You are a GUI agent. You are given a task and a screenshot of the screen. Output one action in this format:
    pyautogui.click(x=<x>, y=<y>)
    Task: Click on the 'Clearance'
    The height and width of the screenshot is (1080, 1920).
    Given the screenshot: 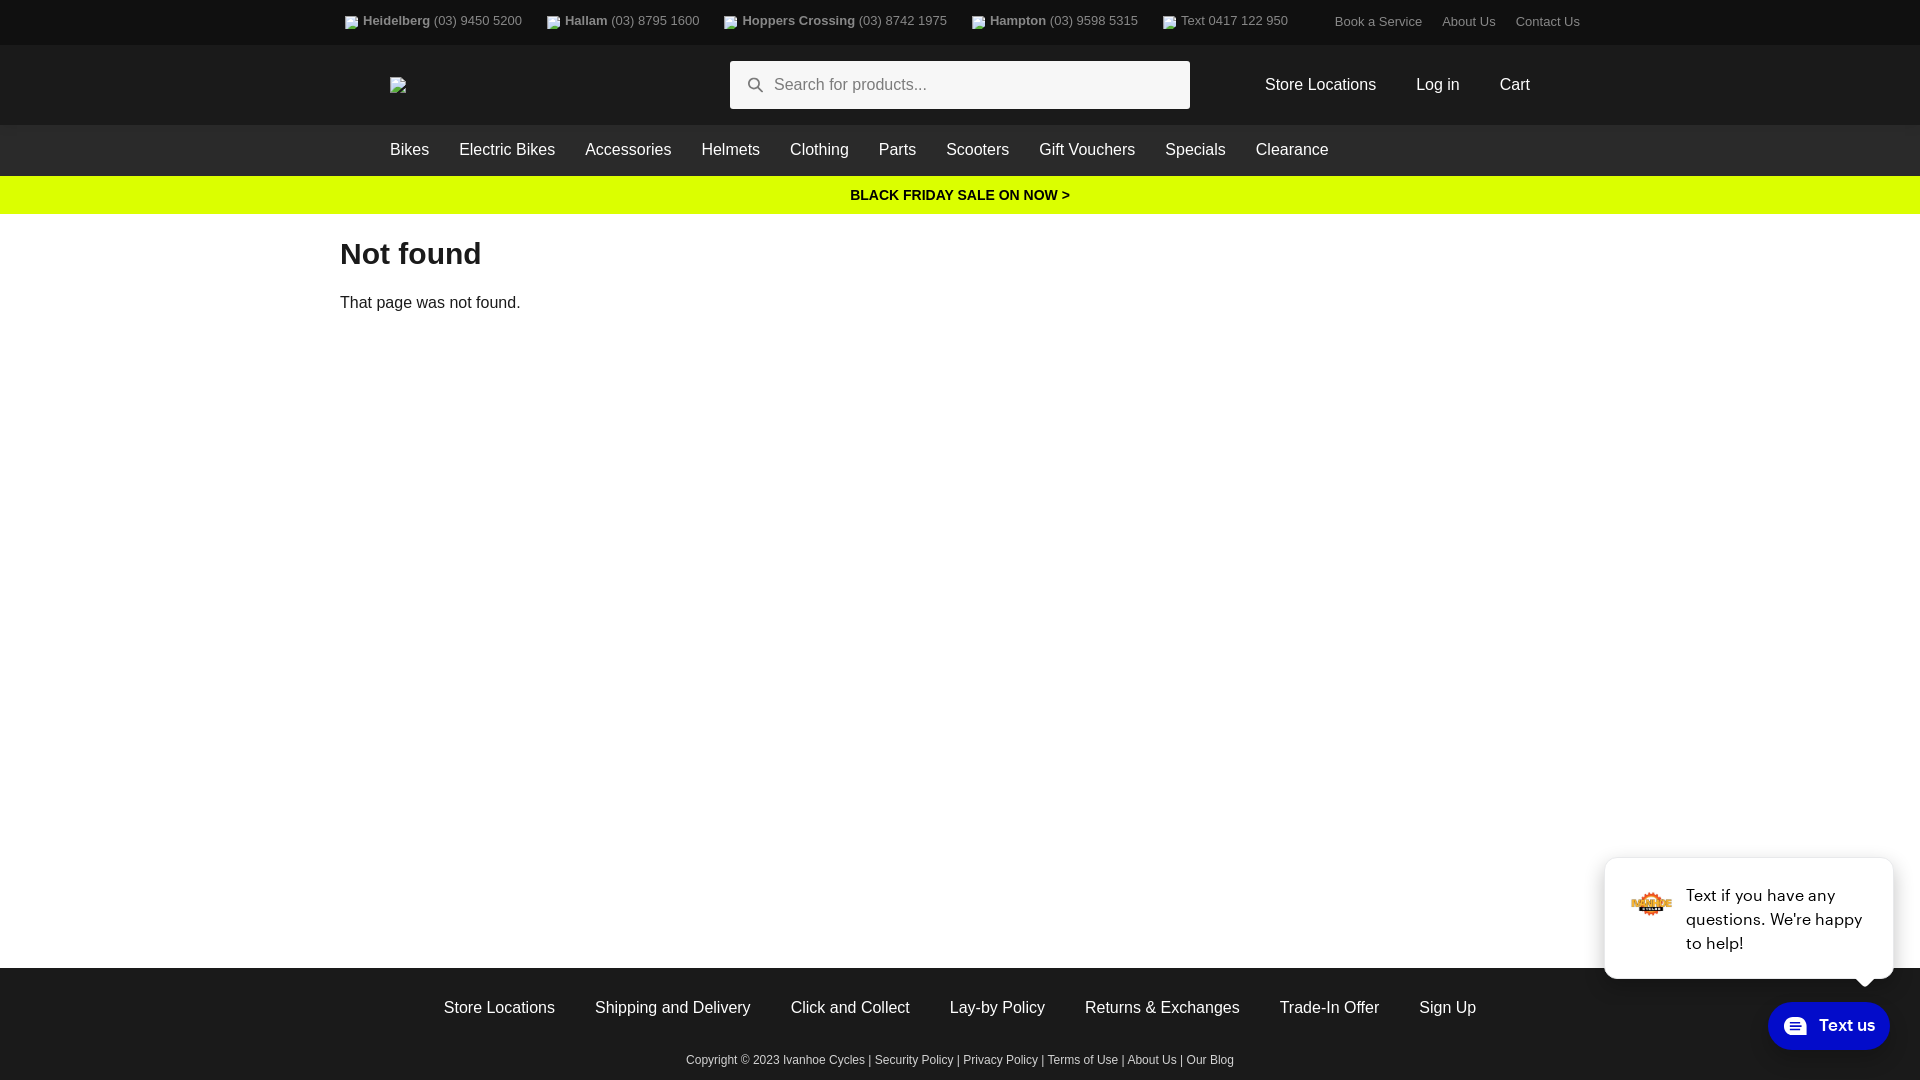 What is the action you would take?
    pyautogui.click(x=1240, y=149)
    